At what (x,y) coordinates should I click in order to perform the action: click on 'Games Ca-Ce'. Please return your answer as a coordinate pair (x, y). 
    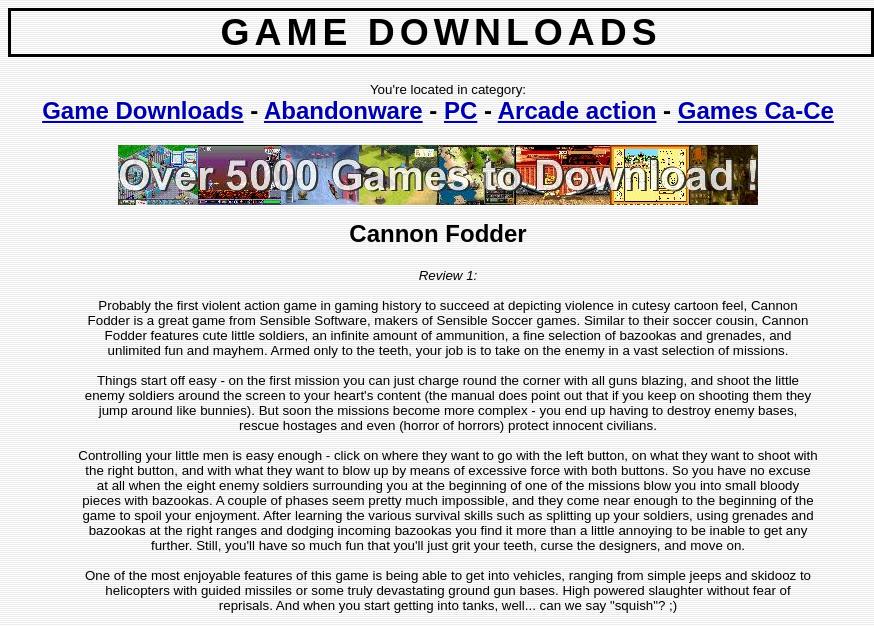
    Looking at the image, I should click on (753, 110).